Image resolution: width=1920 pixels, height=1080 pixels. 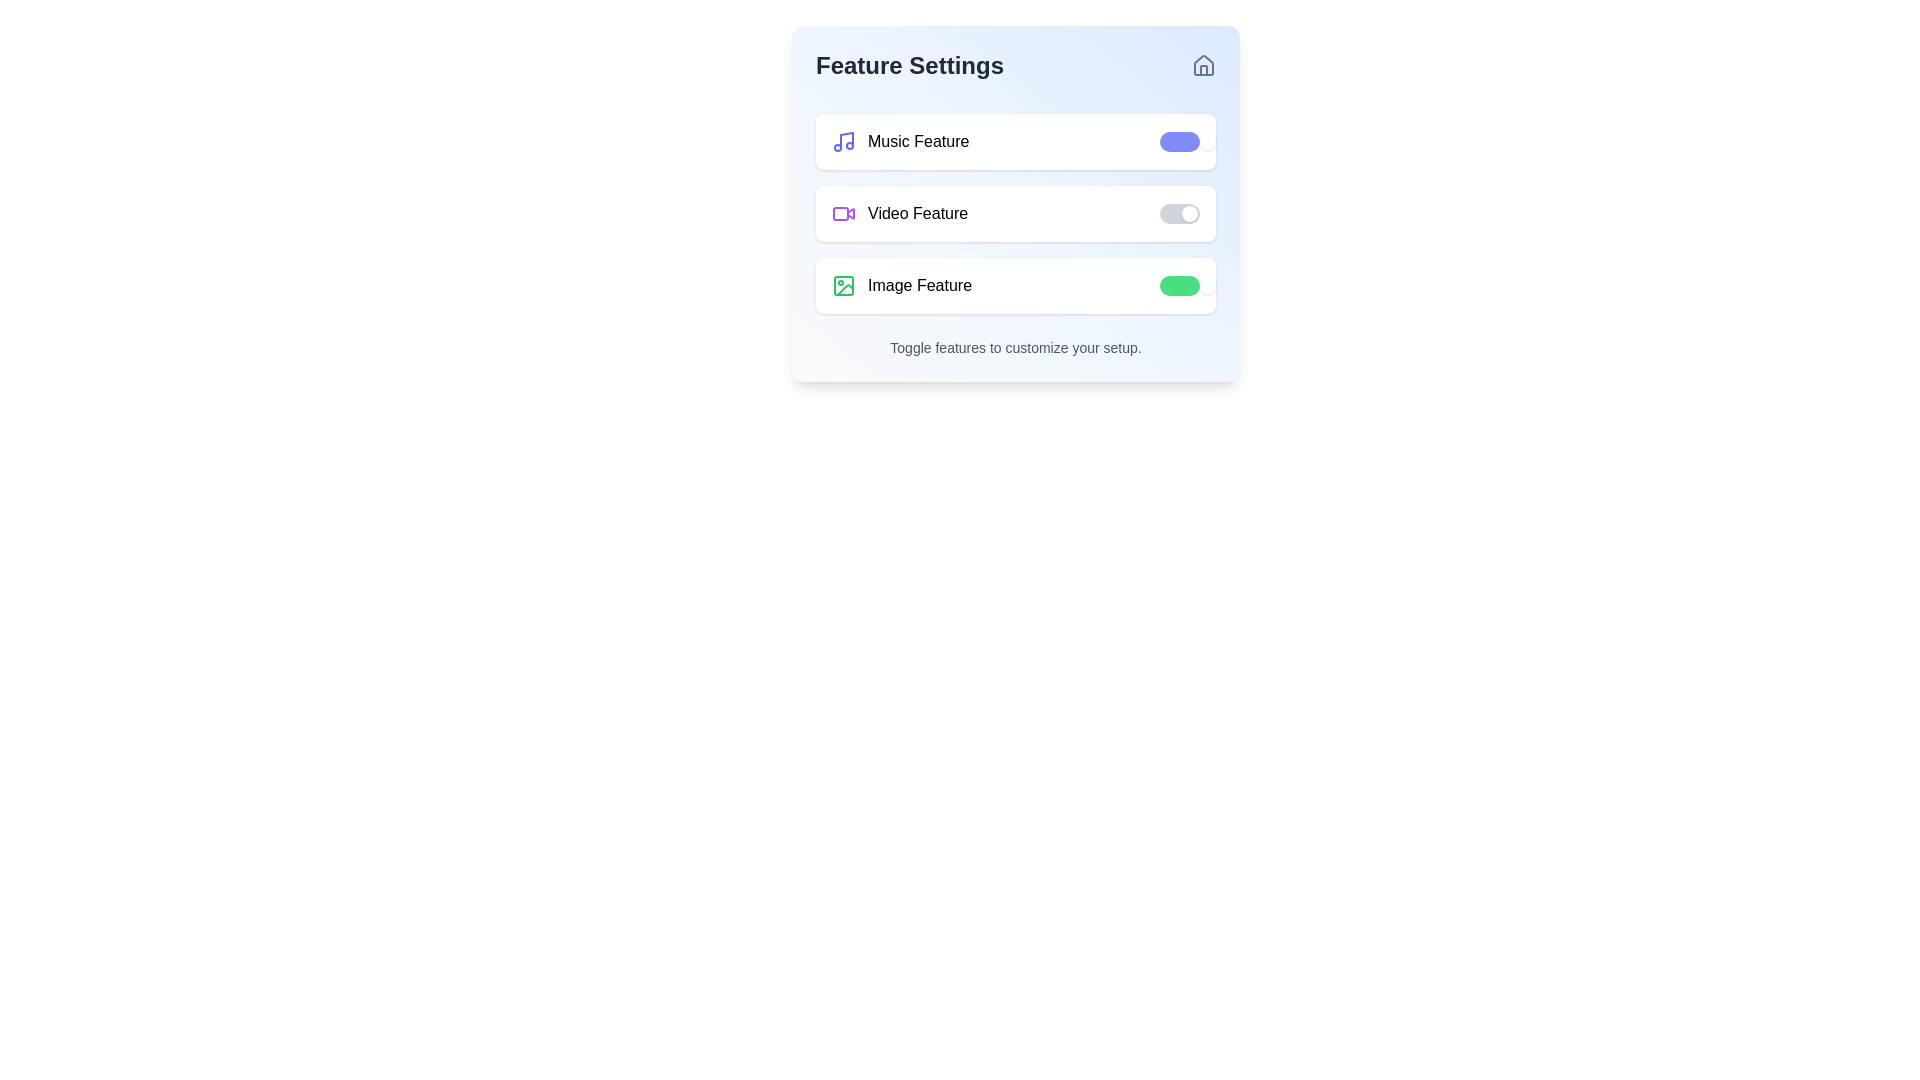 What do you see at coordinates (1207, 285) in the screenshot?
I see `the small circular white toggle knob at the right edge of the green toggle switch bar labeled 'Image Feature' within the 'Feature Settings' panel` at bounding box center [1207, 285].